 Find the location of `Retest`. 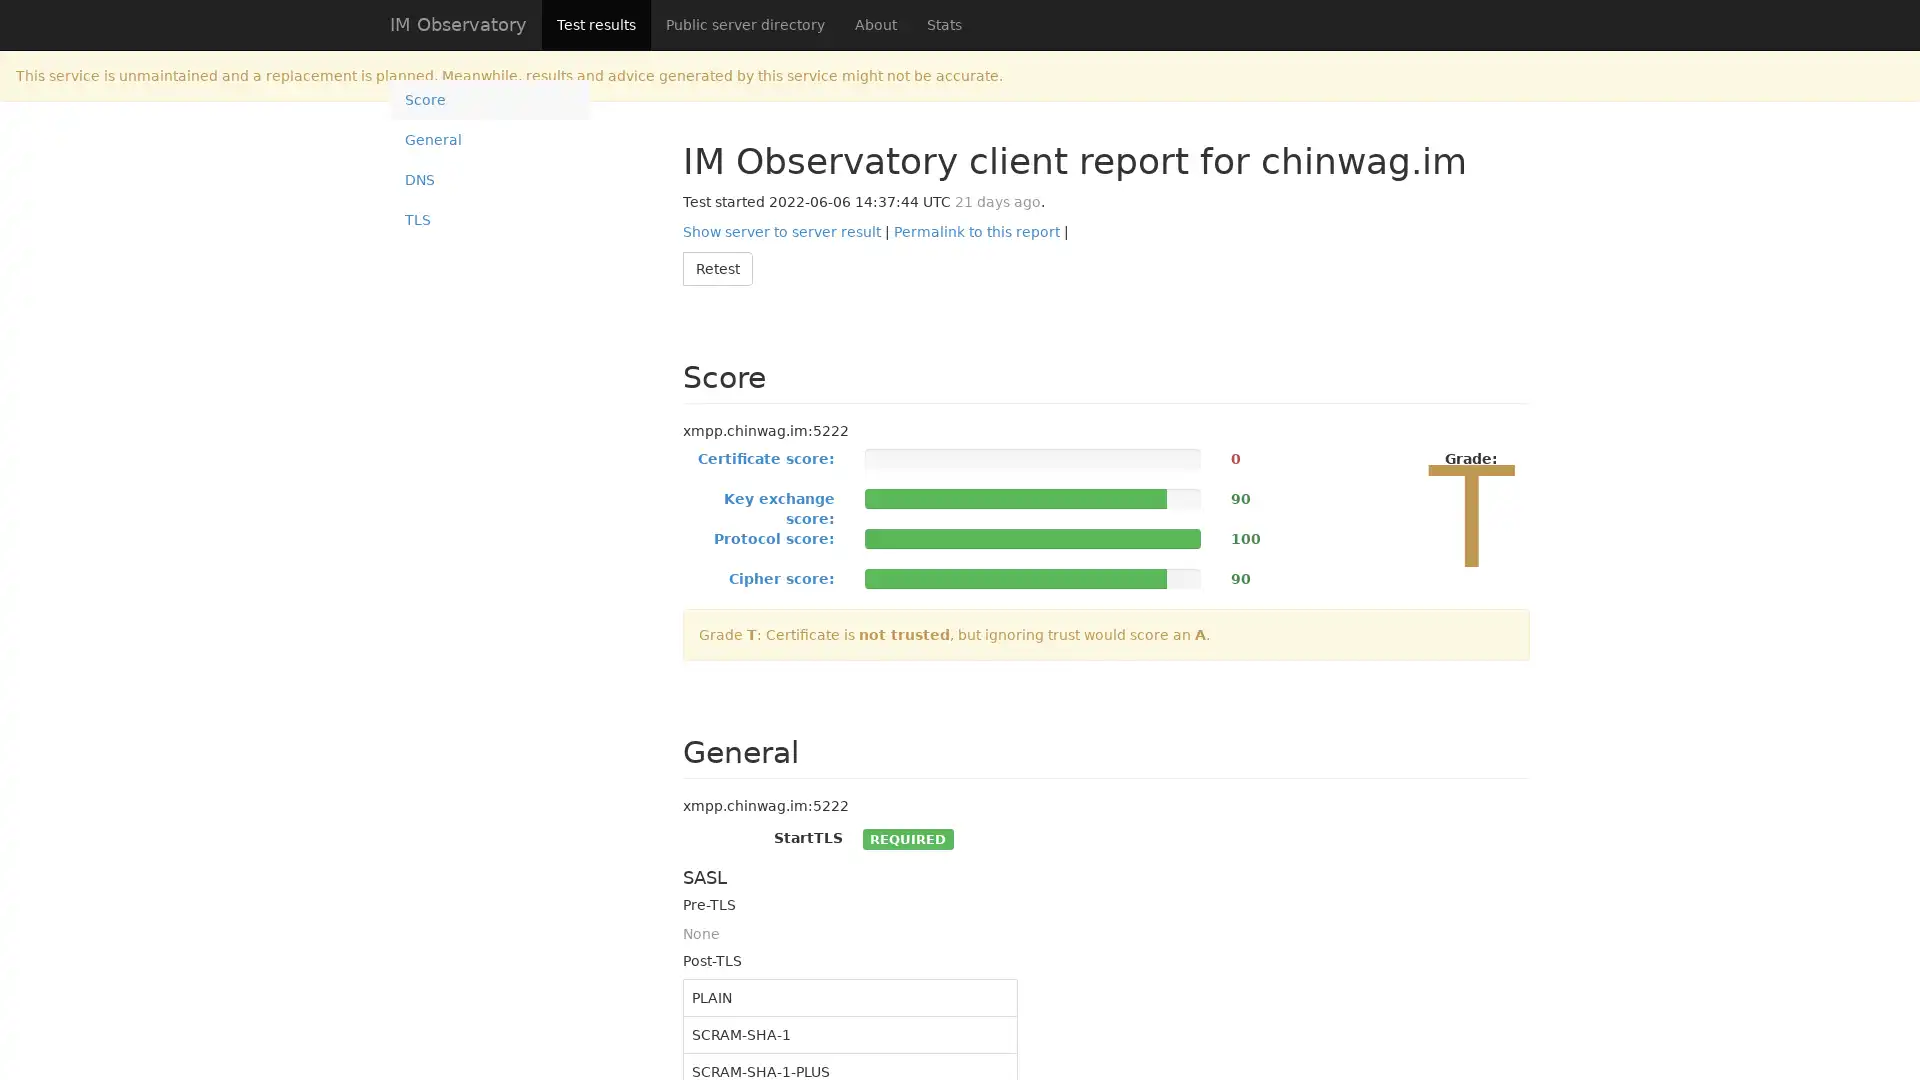

Retest is located at coordinates (716, 266).